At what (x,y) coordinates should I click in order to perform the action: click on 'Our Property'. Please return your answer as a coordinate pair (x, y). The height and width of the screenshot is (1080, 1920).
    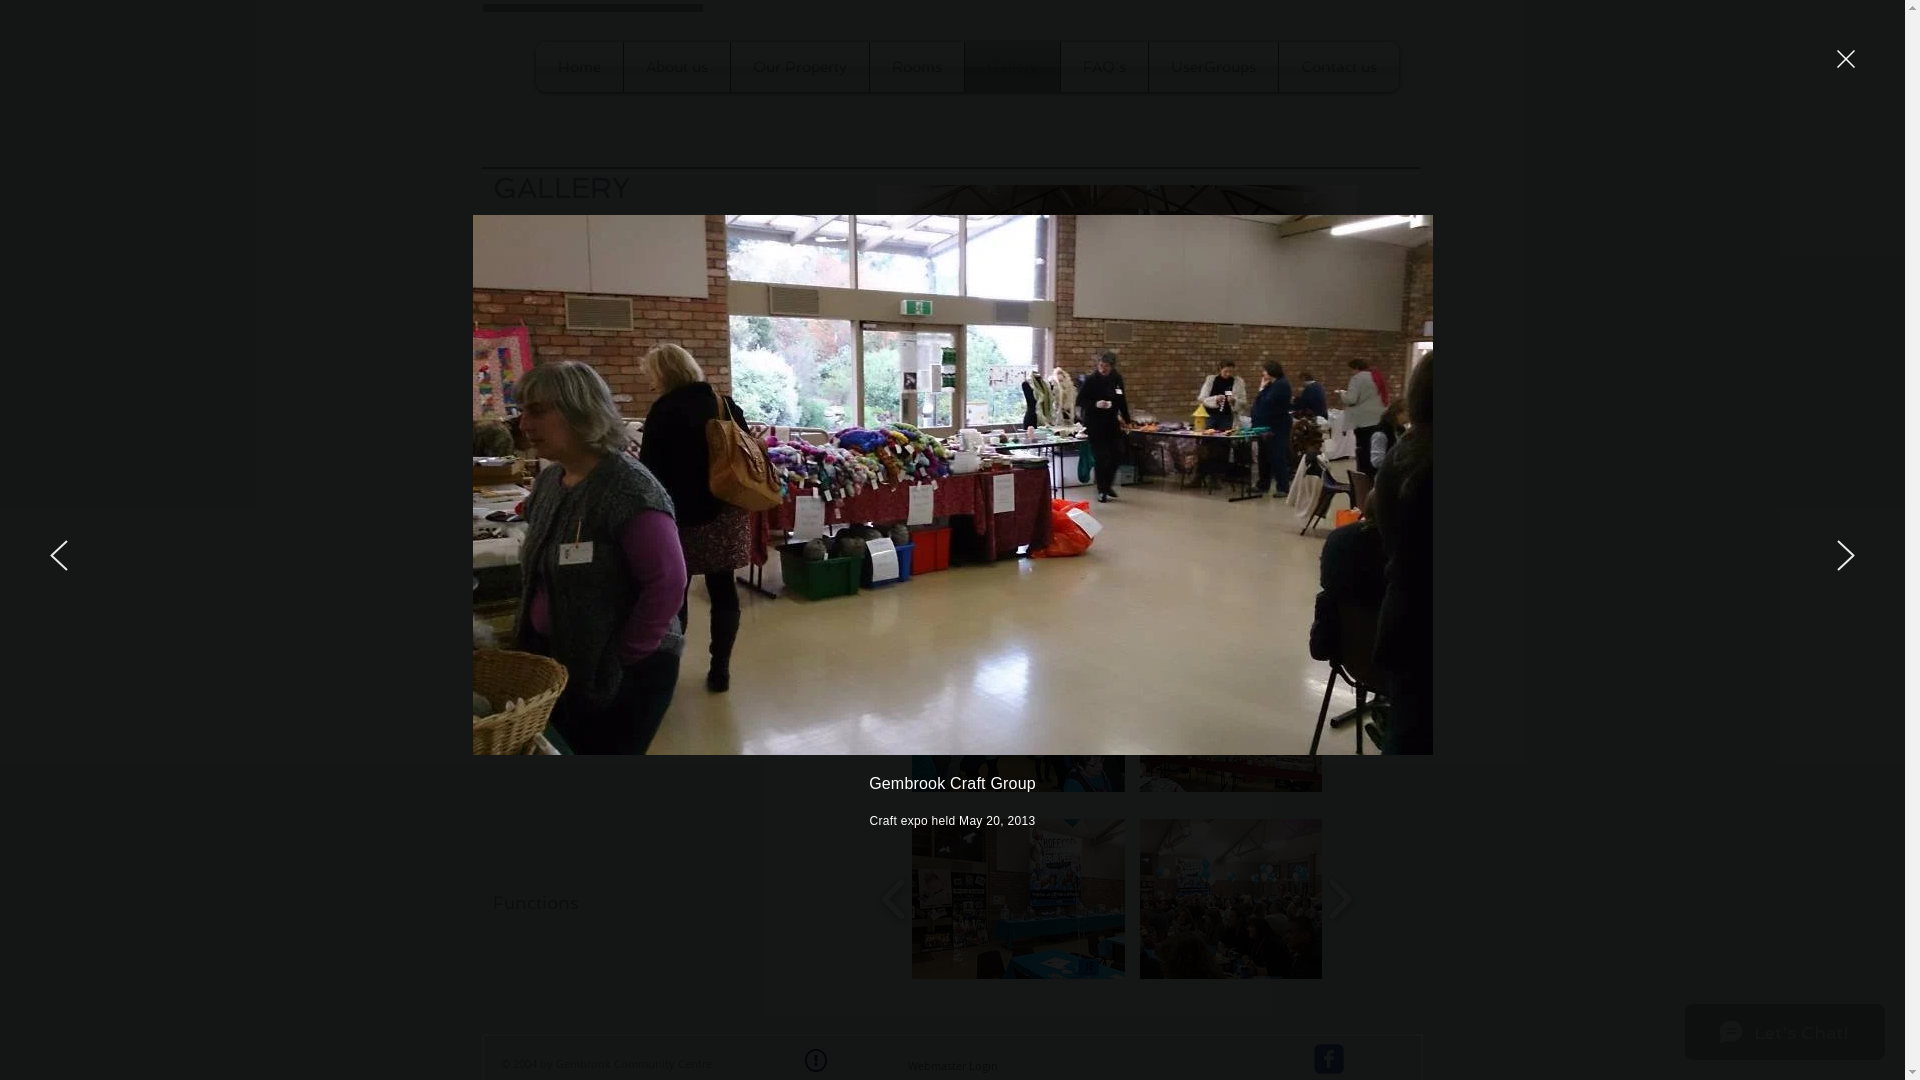
    Looking at the image, I should click on (797, 65).